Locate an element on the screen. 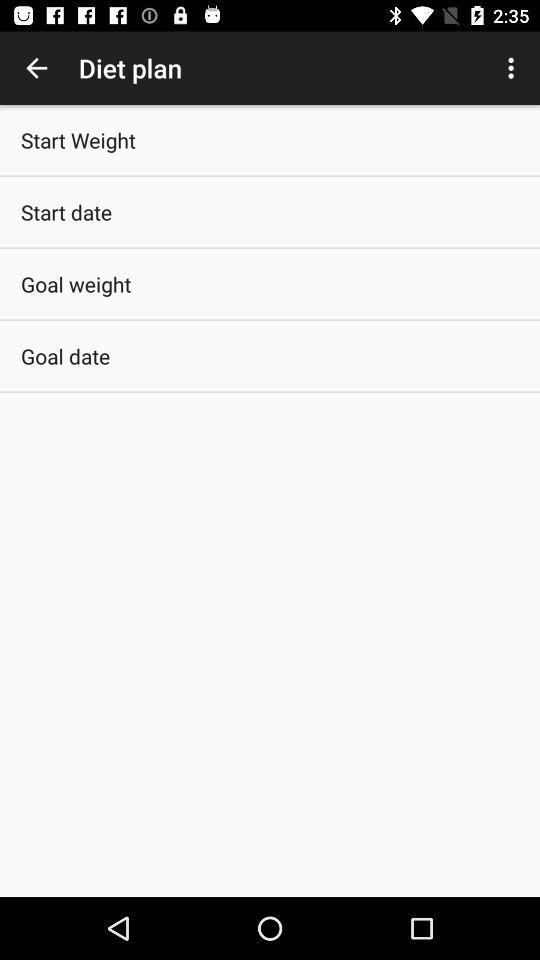  icon to the left of diet plan icon is located at coordinates (36, 68).